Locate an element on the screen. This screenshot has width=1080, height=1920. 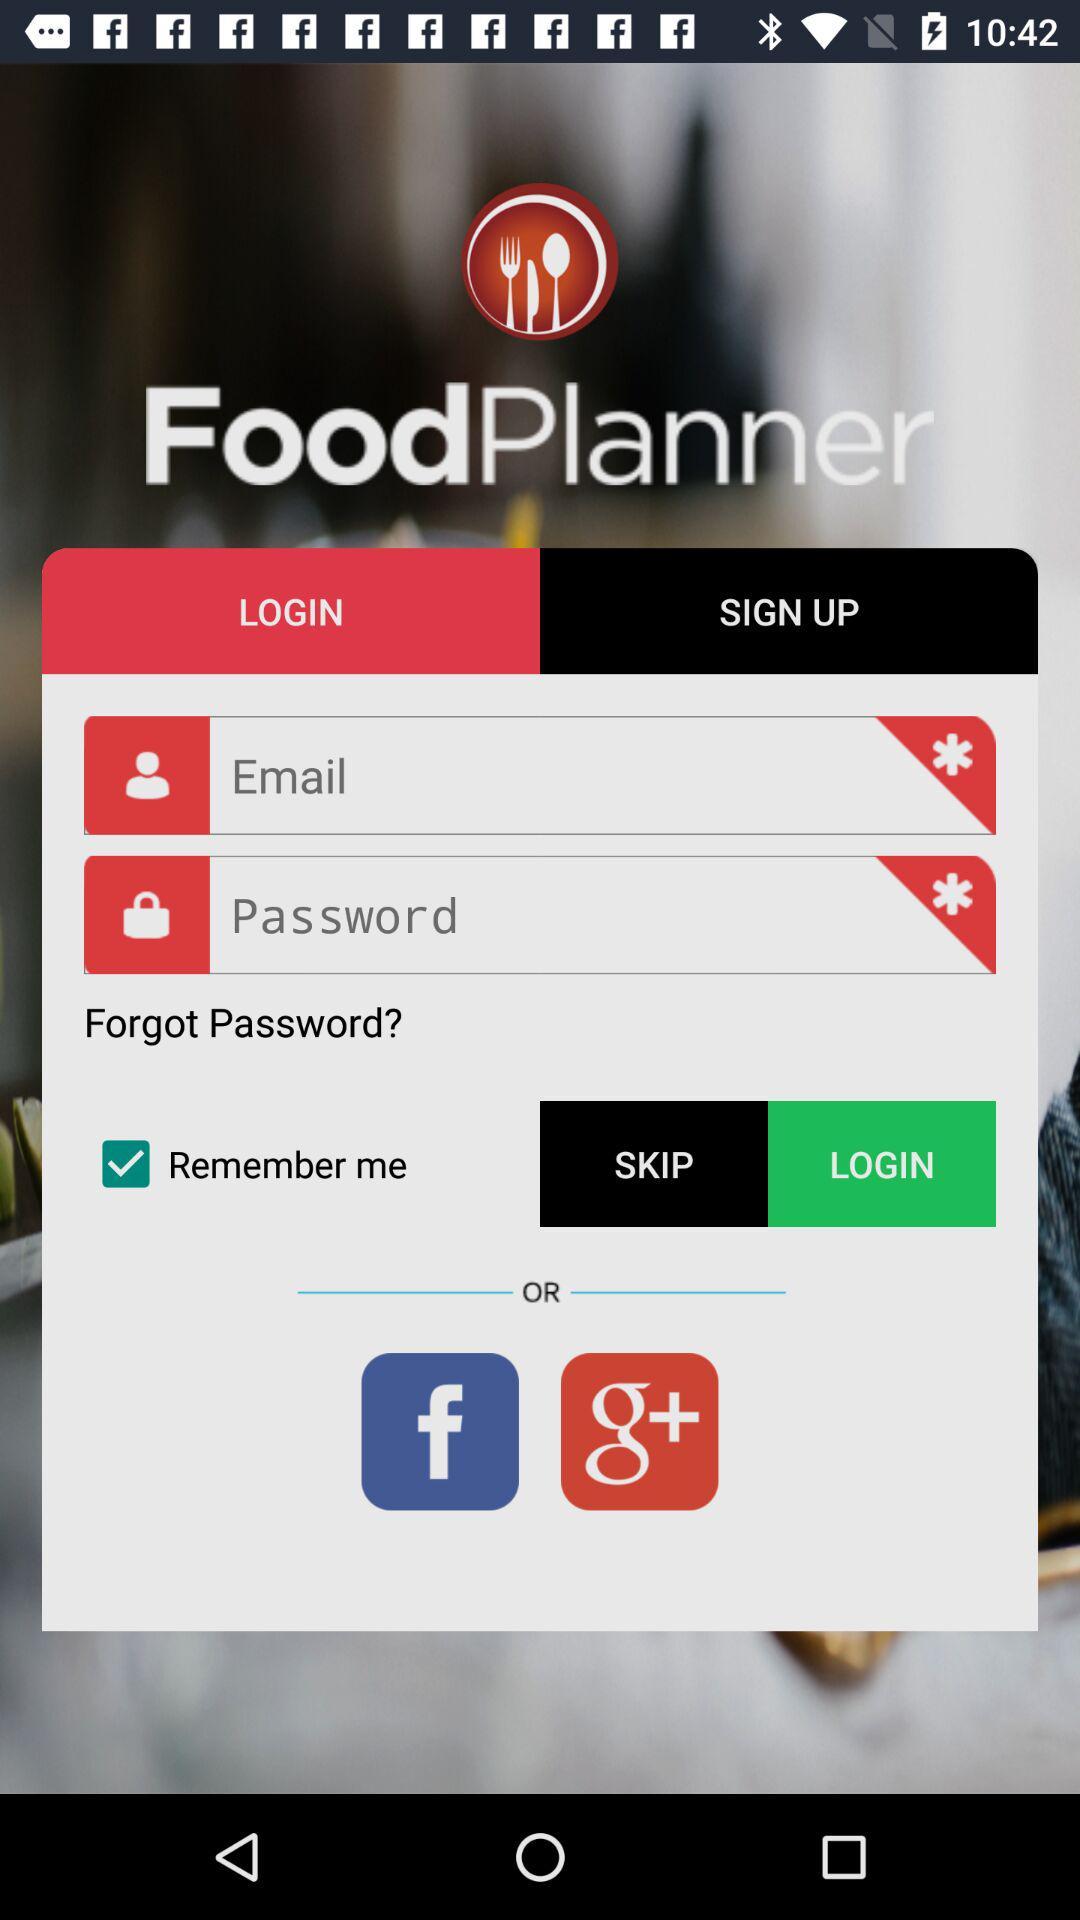
icon to the right of login item is located at coordinates (788, 610).